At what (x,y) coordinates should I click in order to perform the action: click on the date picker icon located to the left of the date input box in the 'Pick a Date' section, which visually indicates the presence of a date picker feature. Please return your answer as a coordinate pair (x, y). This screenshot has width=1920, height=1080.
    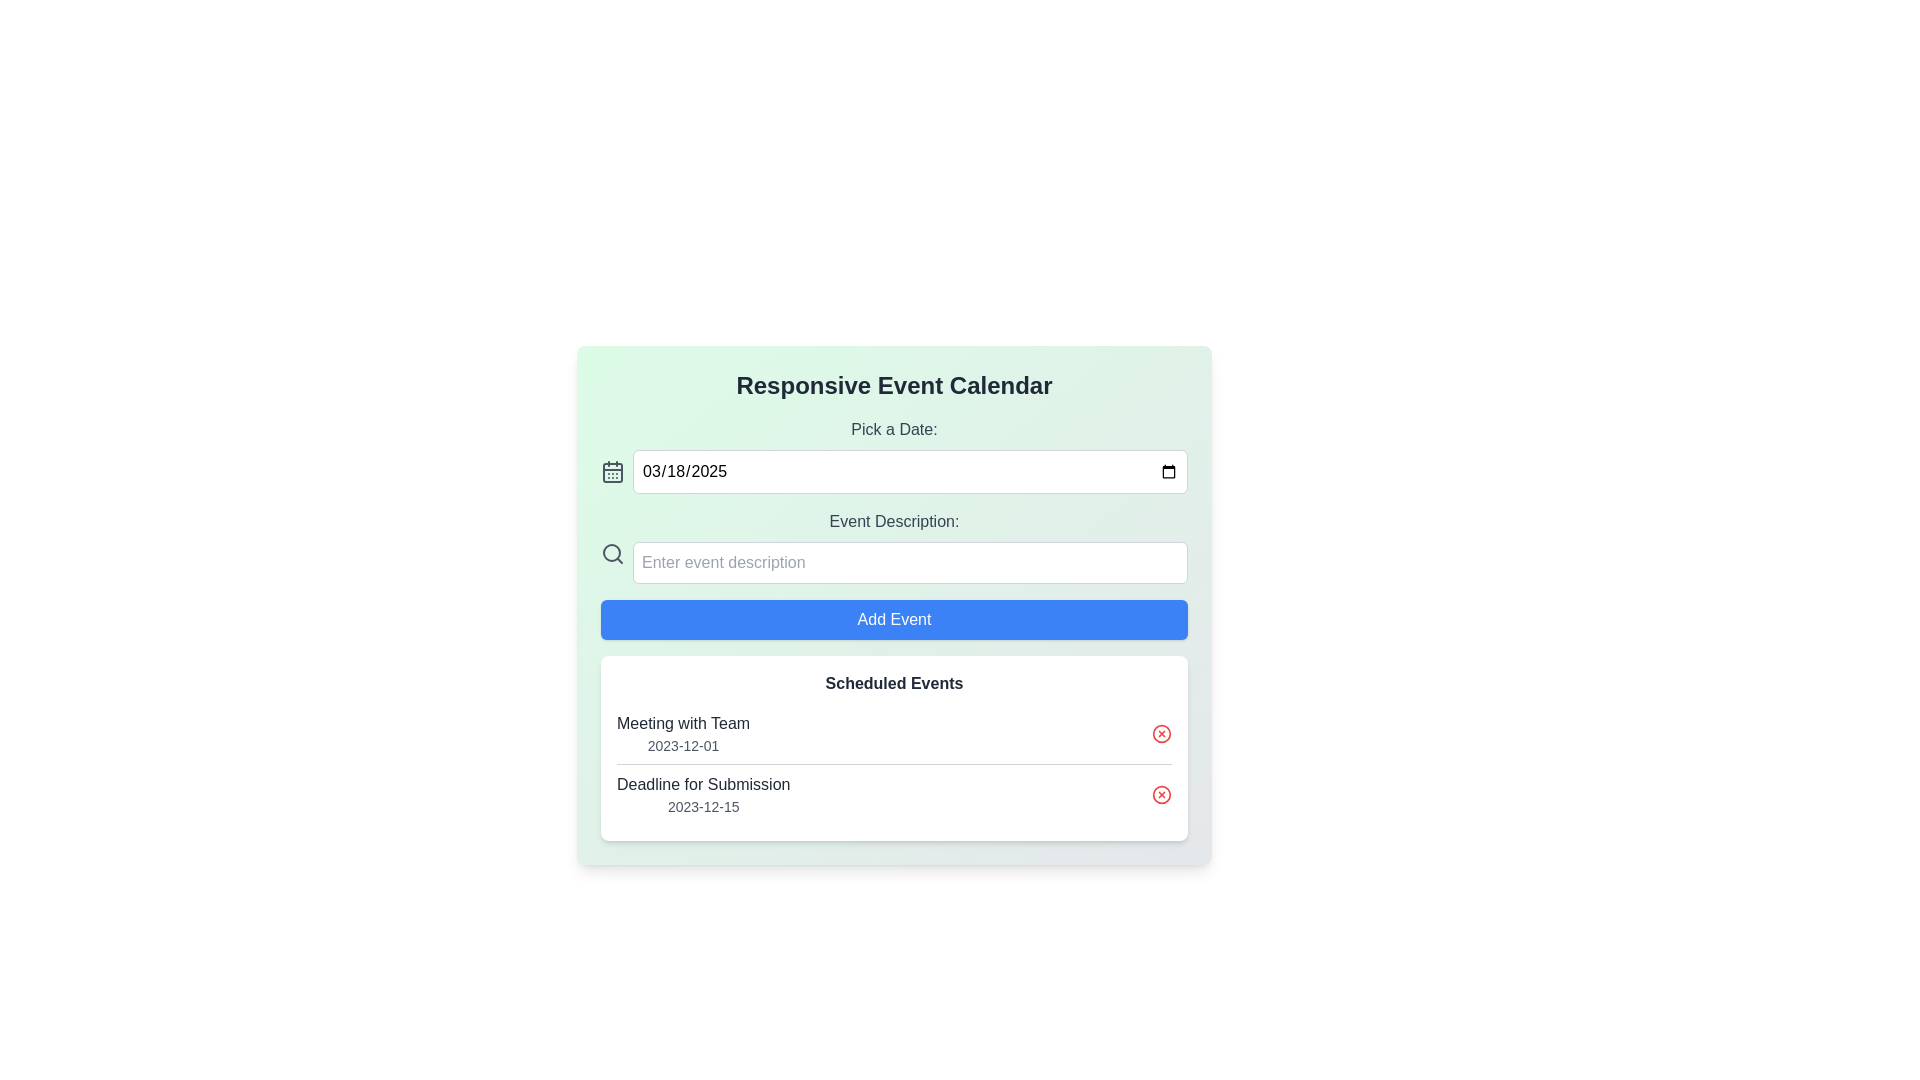
    Looking at the image, I should click on (612, 471).